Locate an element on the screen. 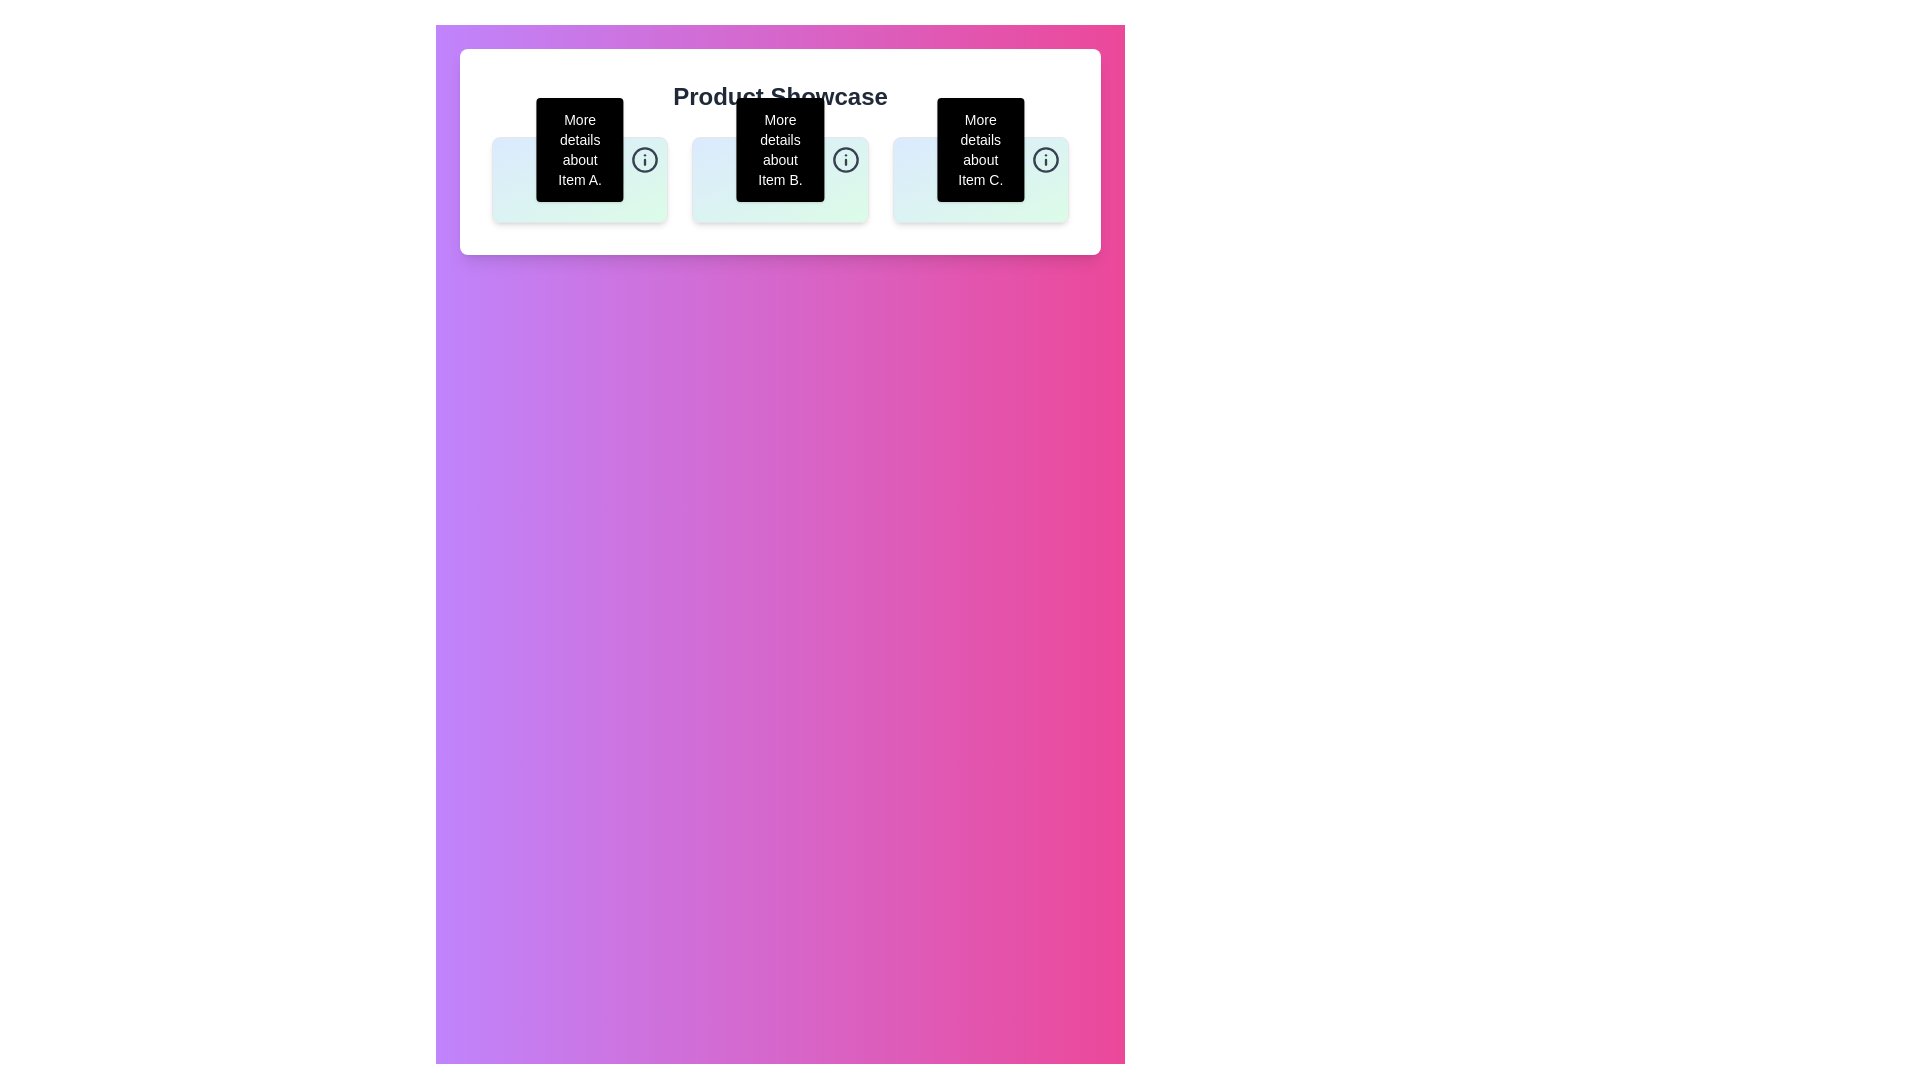 The image size is (1920, 1080). the icon located at the top-right corner of the card titled 'Item C', which provides additional details related to the content of 'Item C' is located at coordinates (1045, 158).